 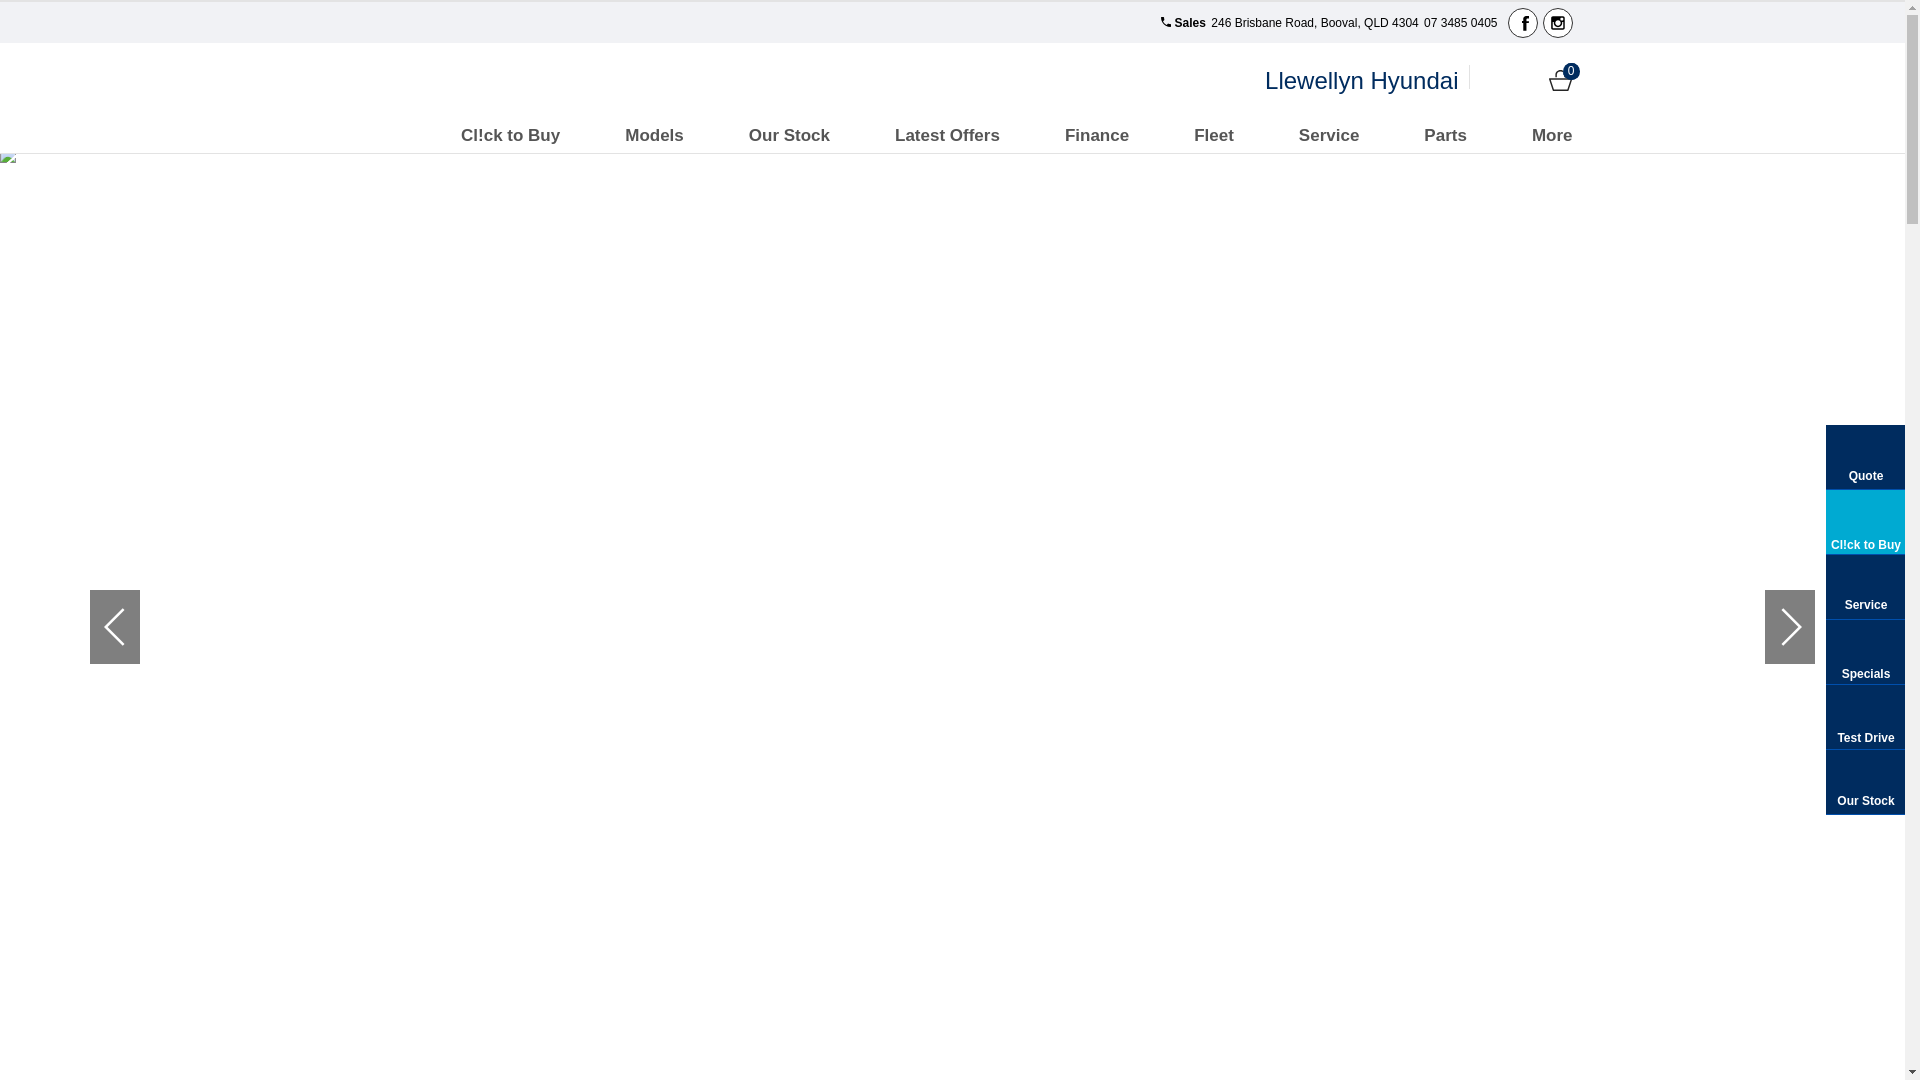 What do you see at coordinates (1555, 23) in the screenshot?
I see `'Instagram'` at bounding box center [1555, 23].